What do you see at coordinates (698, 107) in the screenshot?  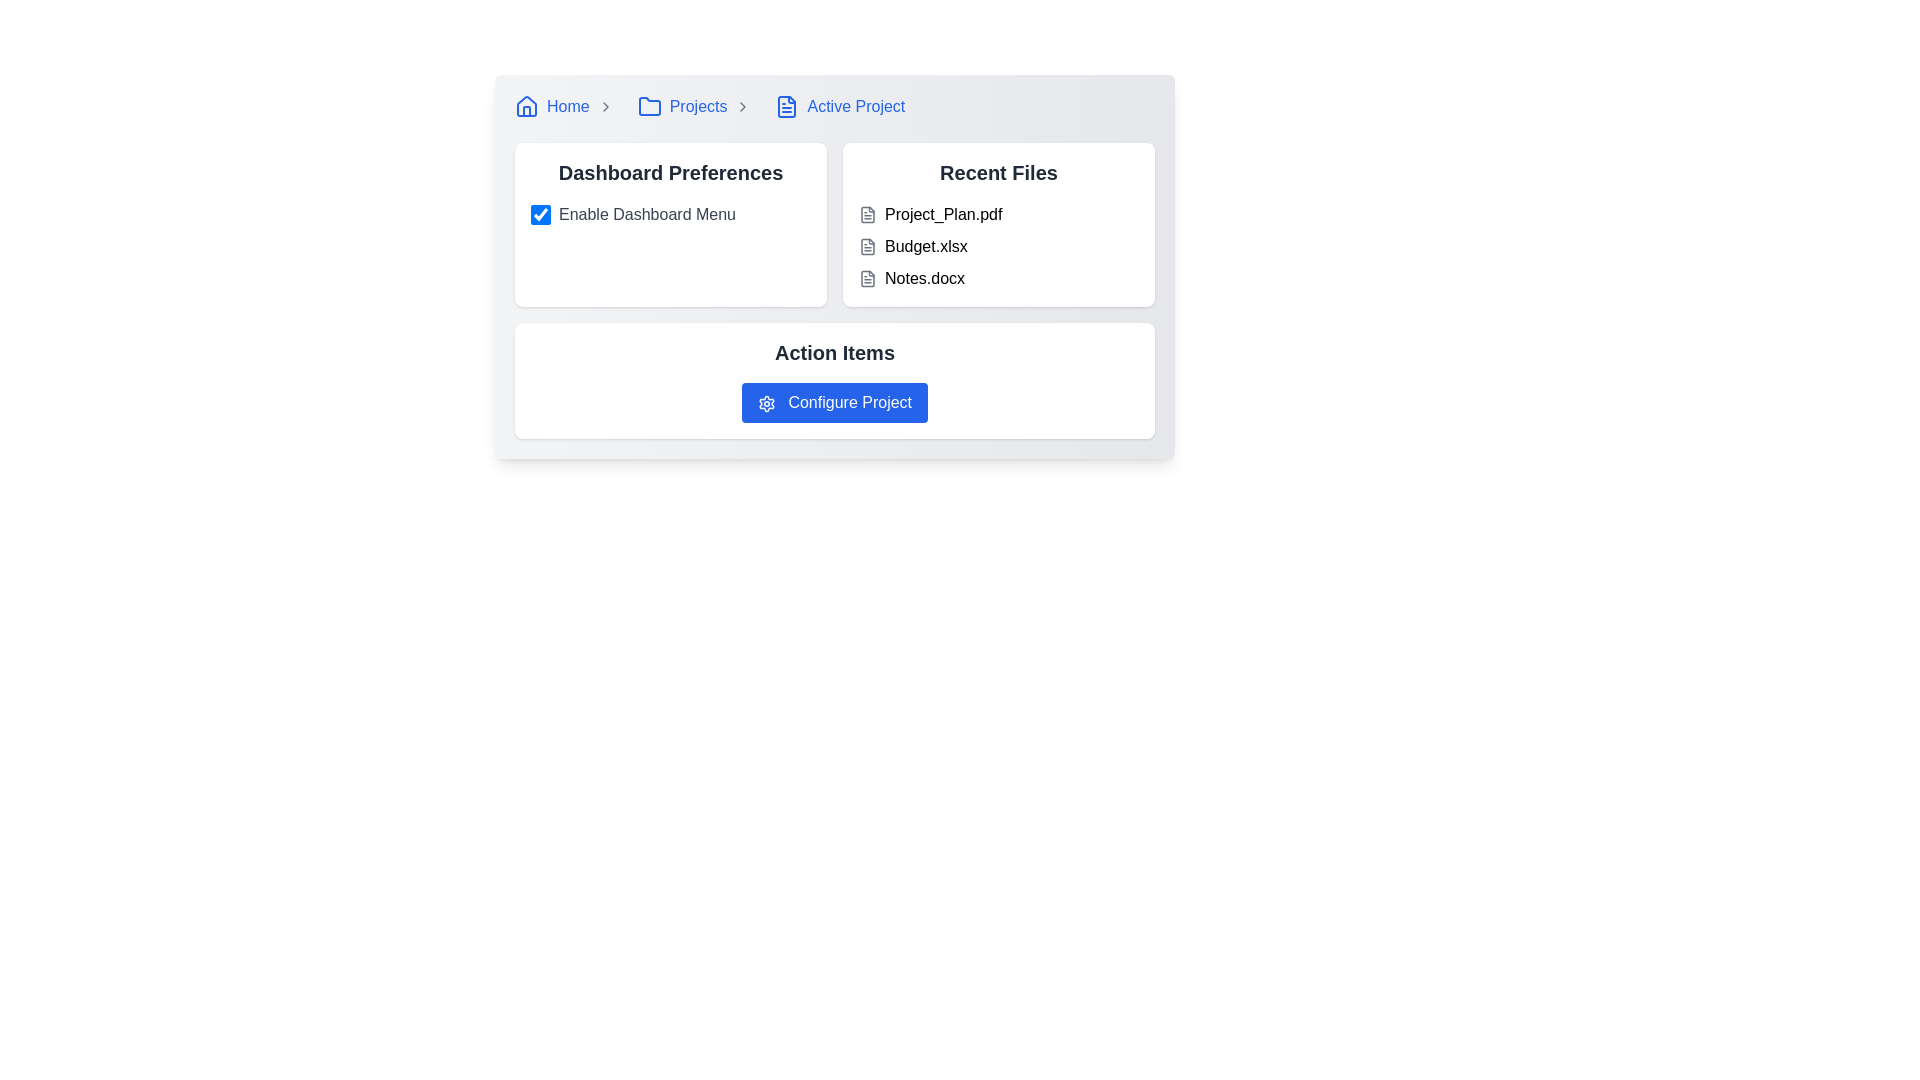 I see `the 'Projects' breadcrumb link, which is styled with blue text and has a folder icon` at bounding box center [698, 107].